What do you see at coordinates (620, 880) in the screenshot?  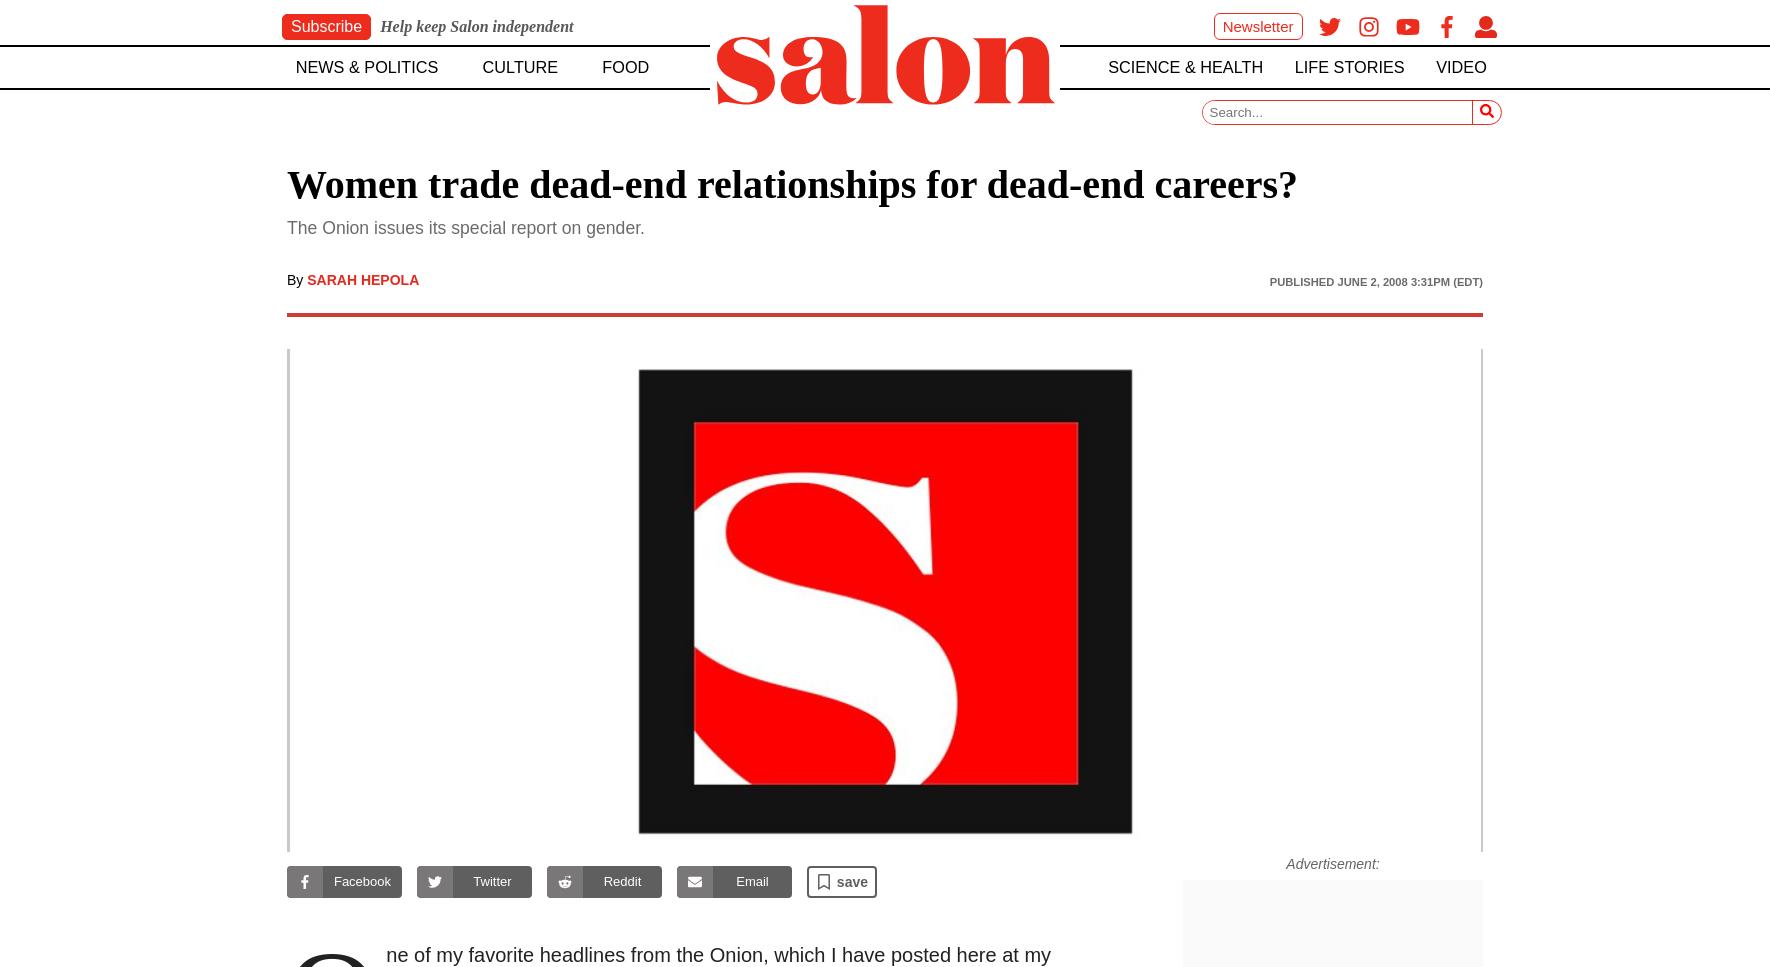 I see `'Reddit'` at bounding box center [620, 880].